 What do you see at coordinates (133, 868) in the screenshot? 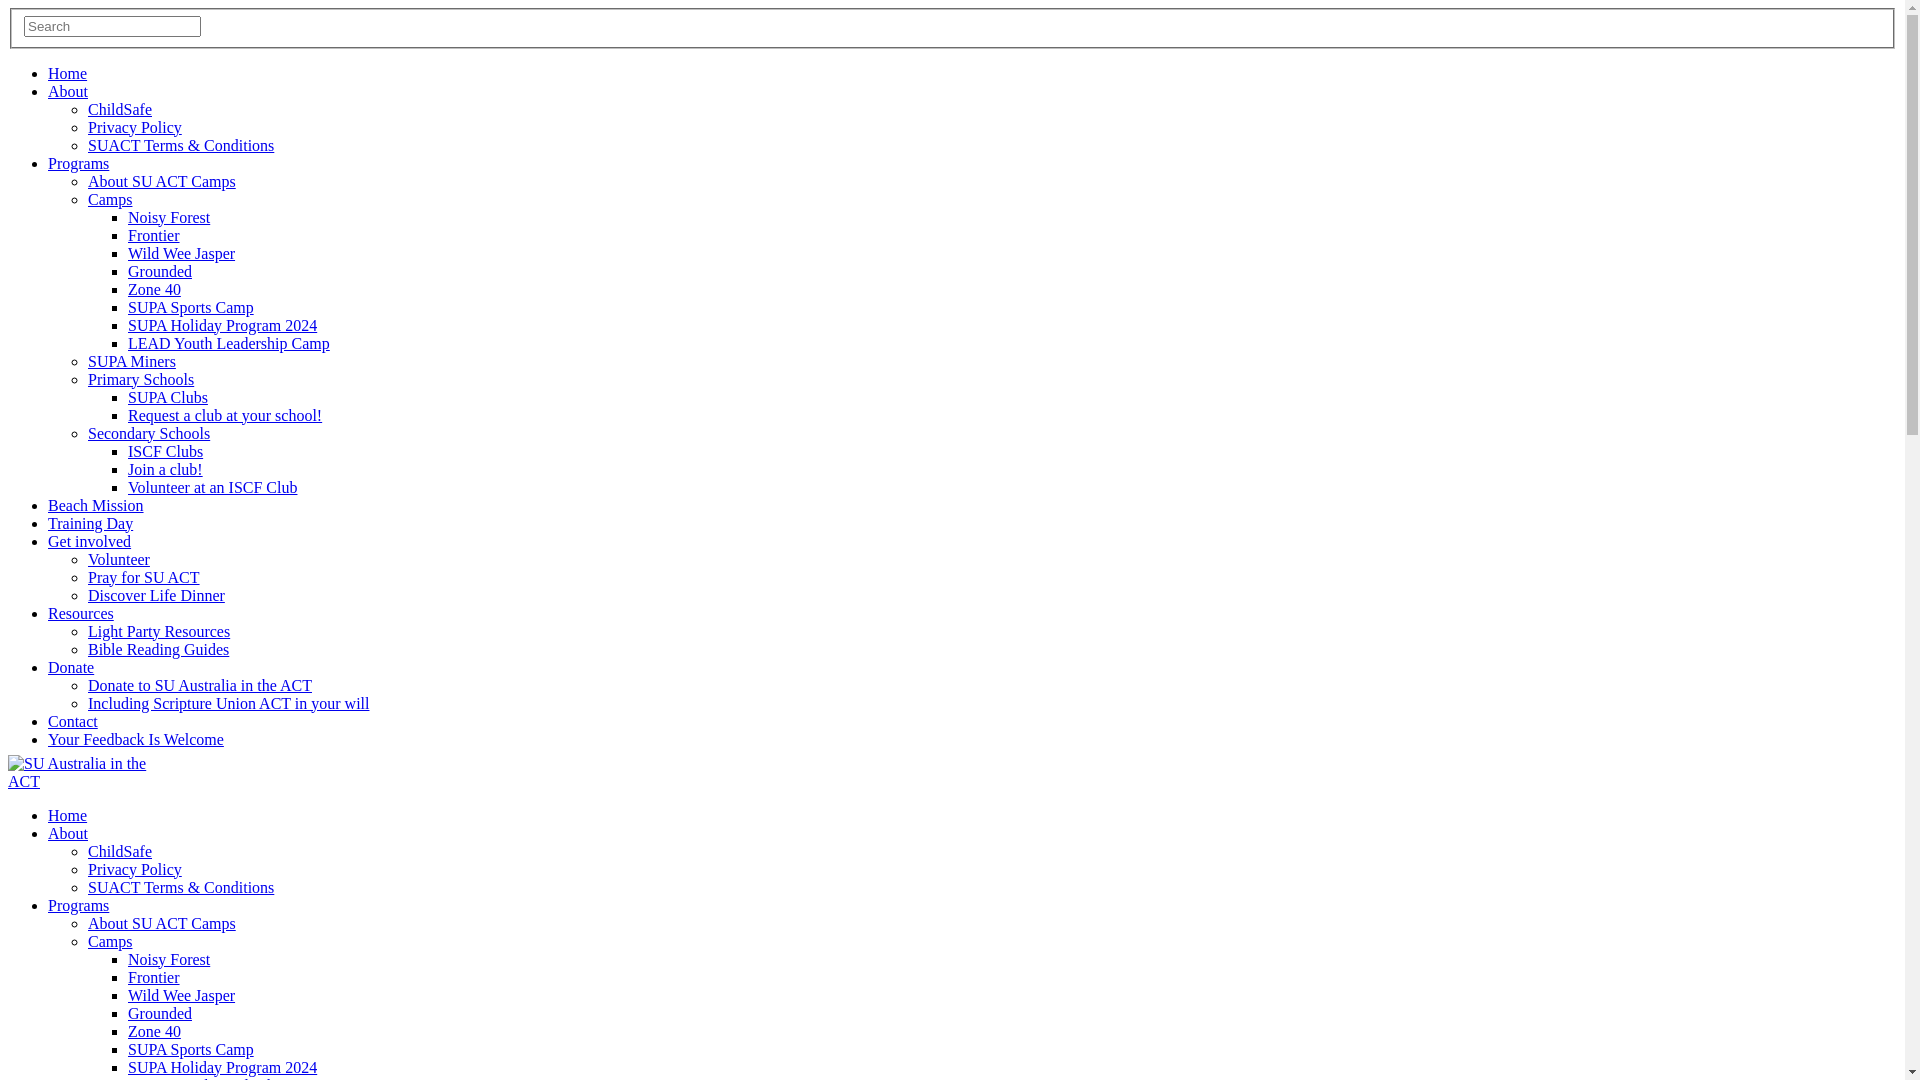
I see `'Privacy Policy'` at bounding box center [133, 868].